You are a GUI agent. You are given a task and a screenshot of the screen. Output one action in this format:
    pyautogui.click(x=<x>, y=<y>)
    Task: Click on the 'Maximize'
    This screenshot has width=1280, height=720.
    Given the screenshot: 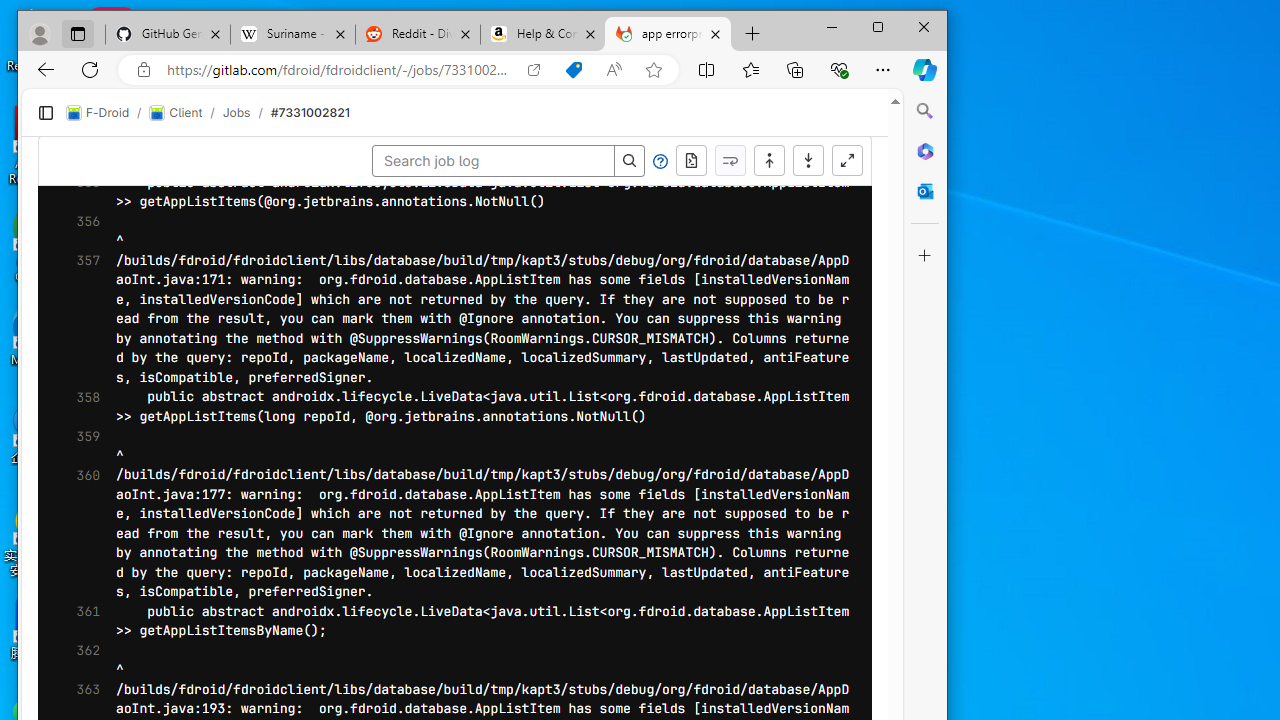 What is the action you would take?
    pyautogui.click(x=878, y=27)
    